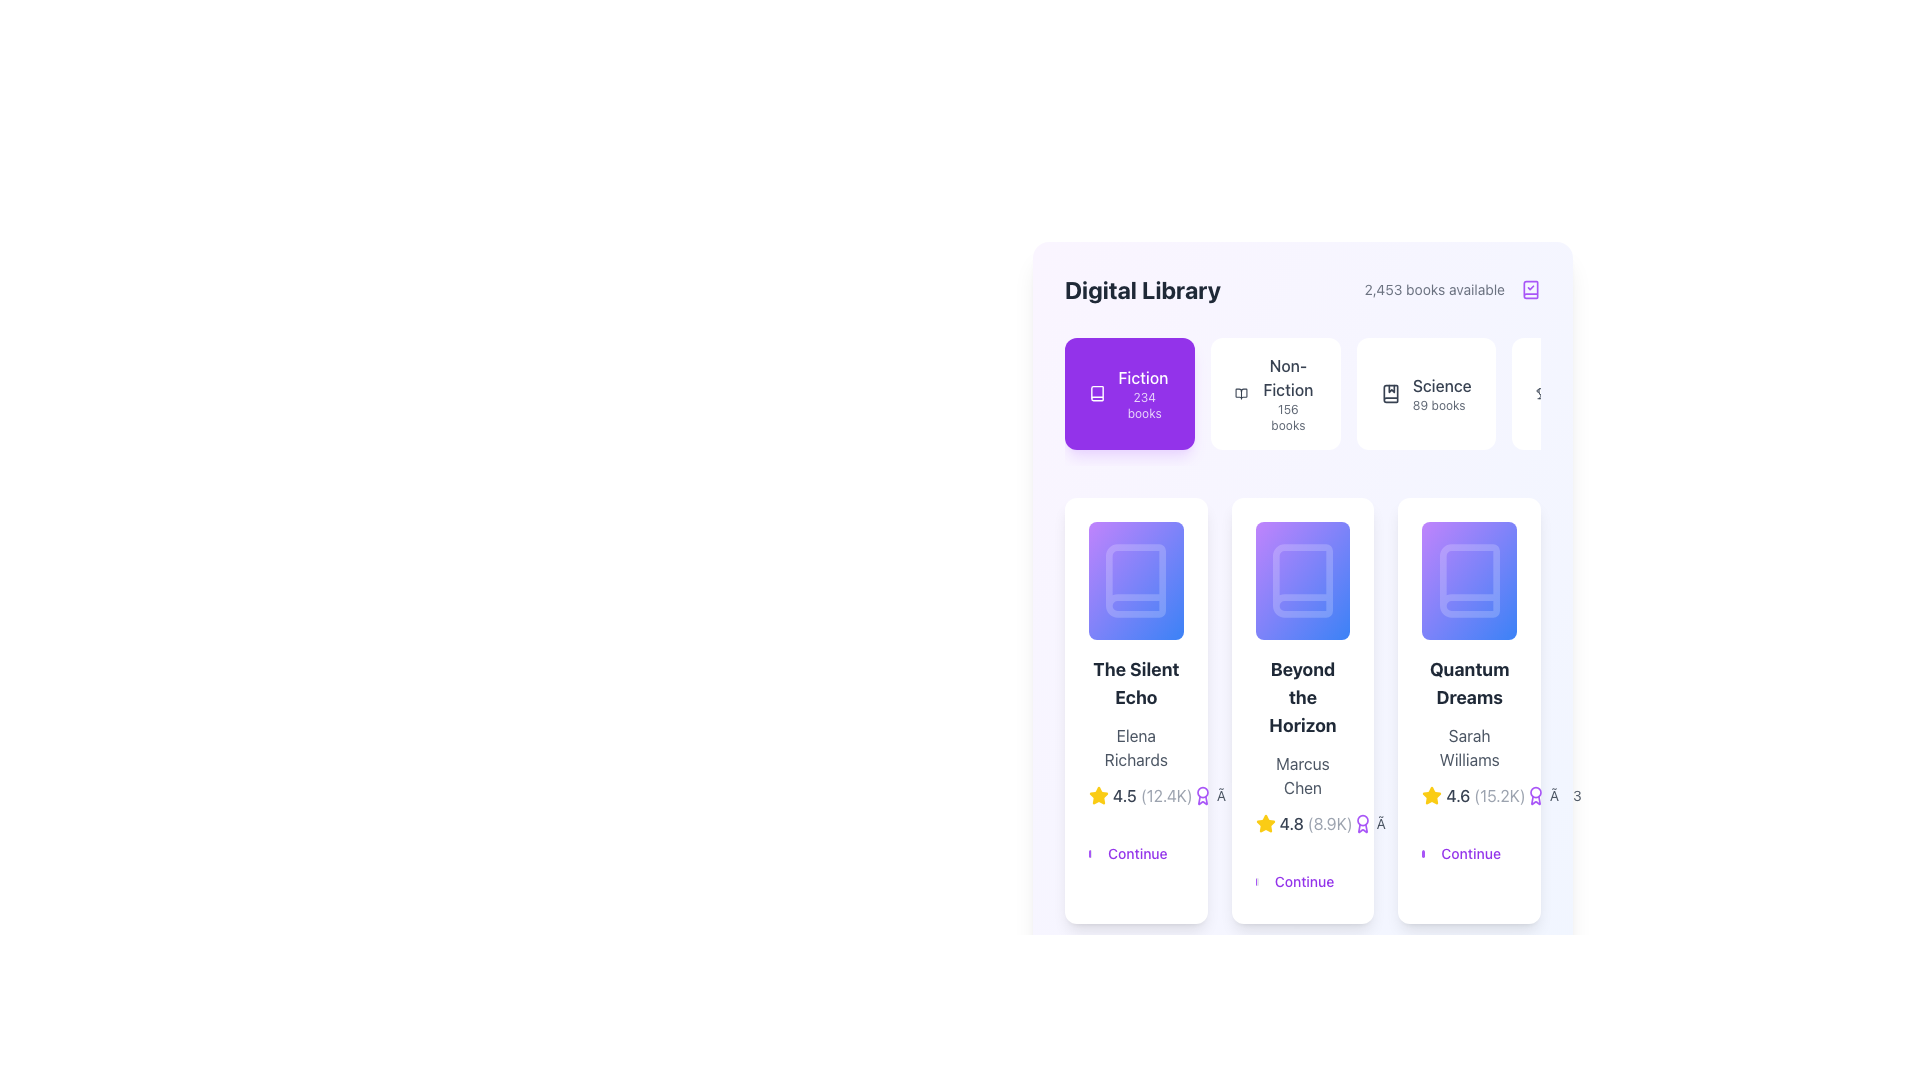 This screenshot has height=1080, width=1920. Describe the element at coordinates (1274, 393) in the screenshot. I see `the navigation button for the Non-Fiction category, which is the second button in a horizontally scrolling list of category cards, located to the right of the Fiction card and to the left of the Science card` at that location.